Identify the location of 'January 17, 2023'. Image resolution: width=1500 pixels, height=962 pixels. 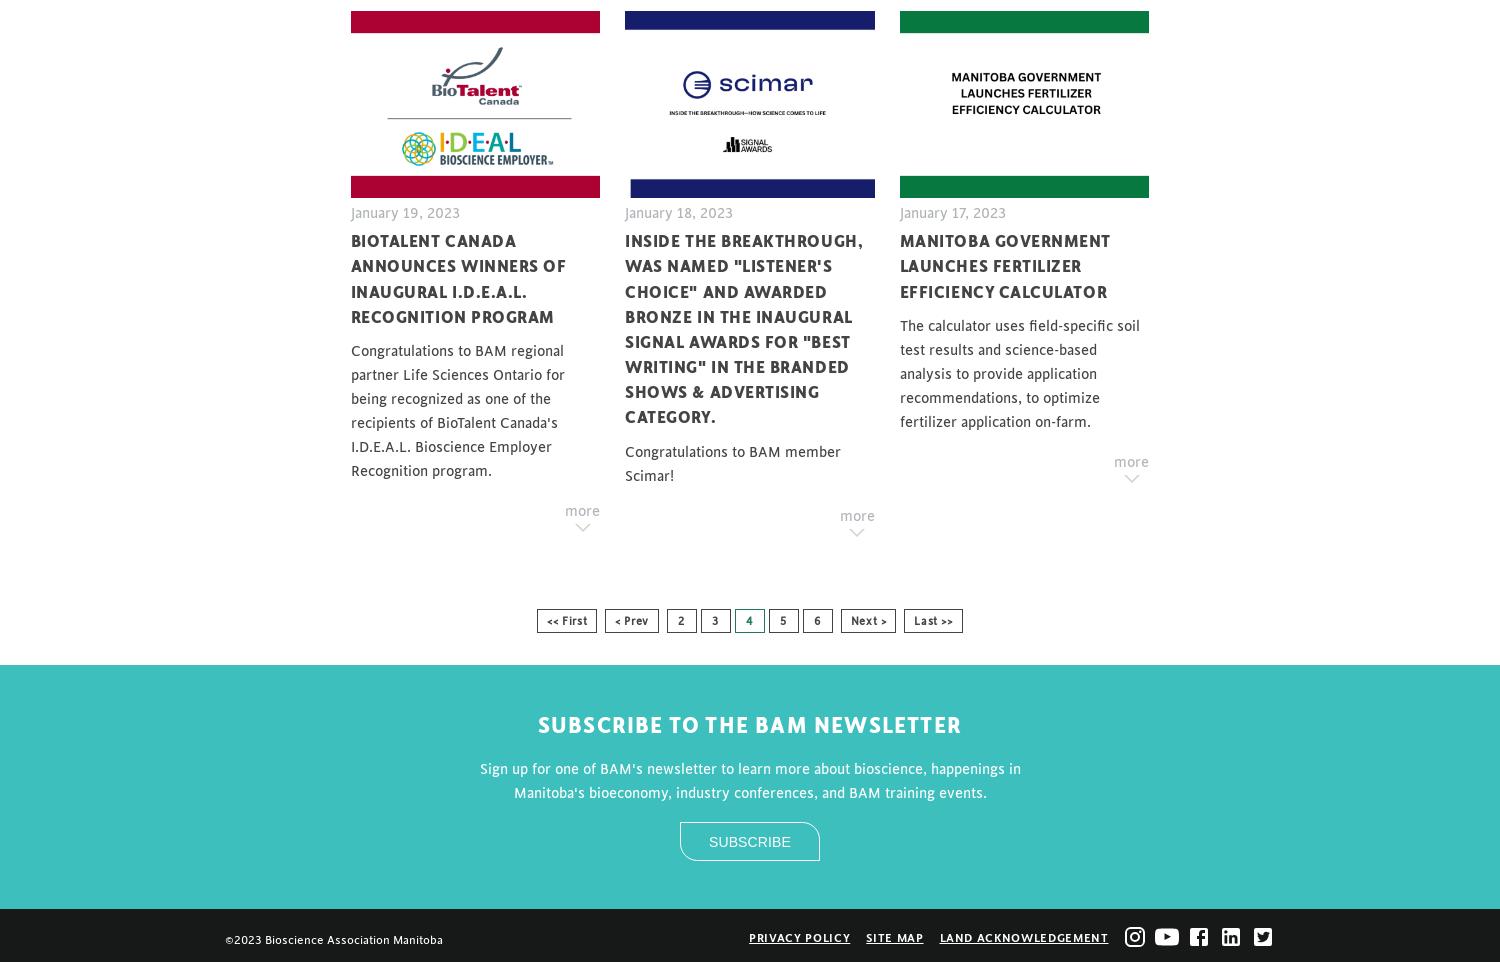
(951, 213).